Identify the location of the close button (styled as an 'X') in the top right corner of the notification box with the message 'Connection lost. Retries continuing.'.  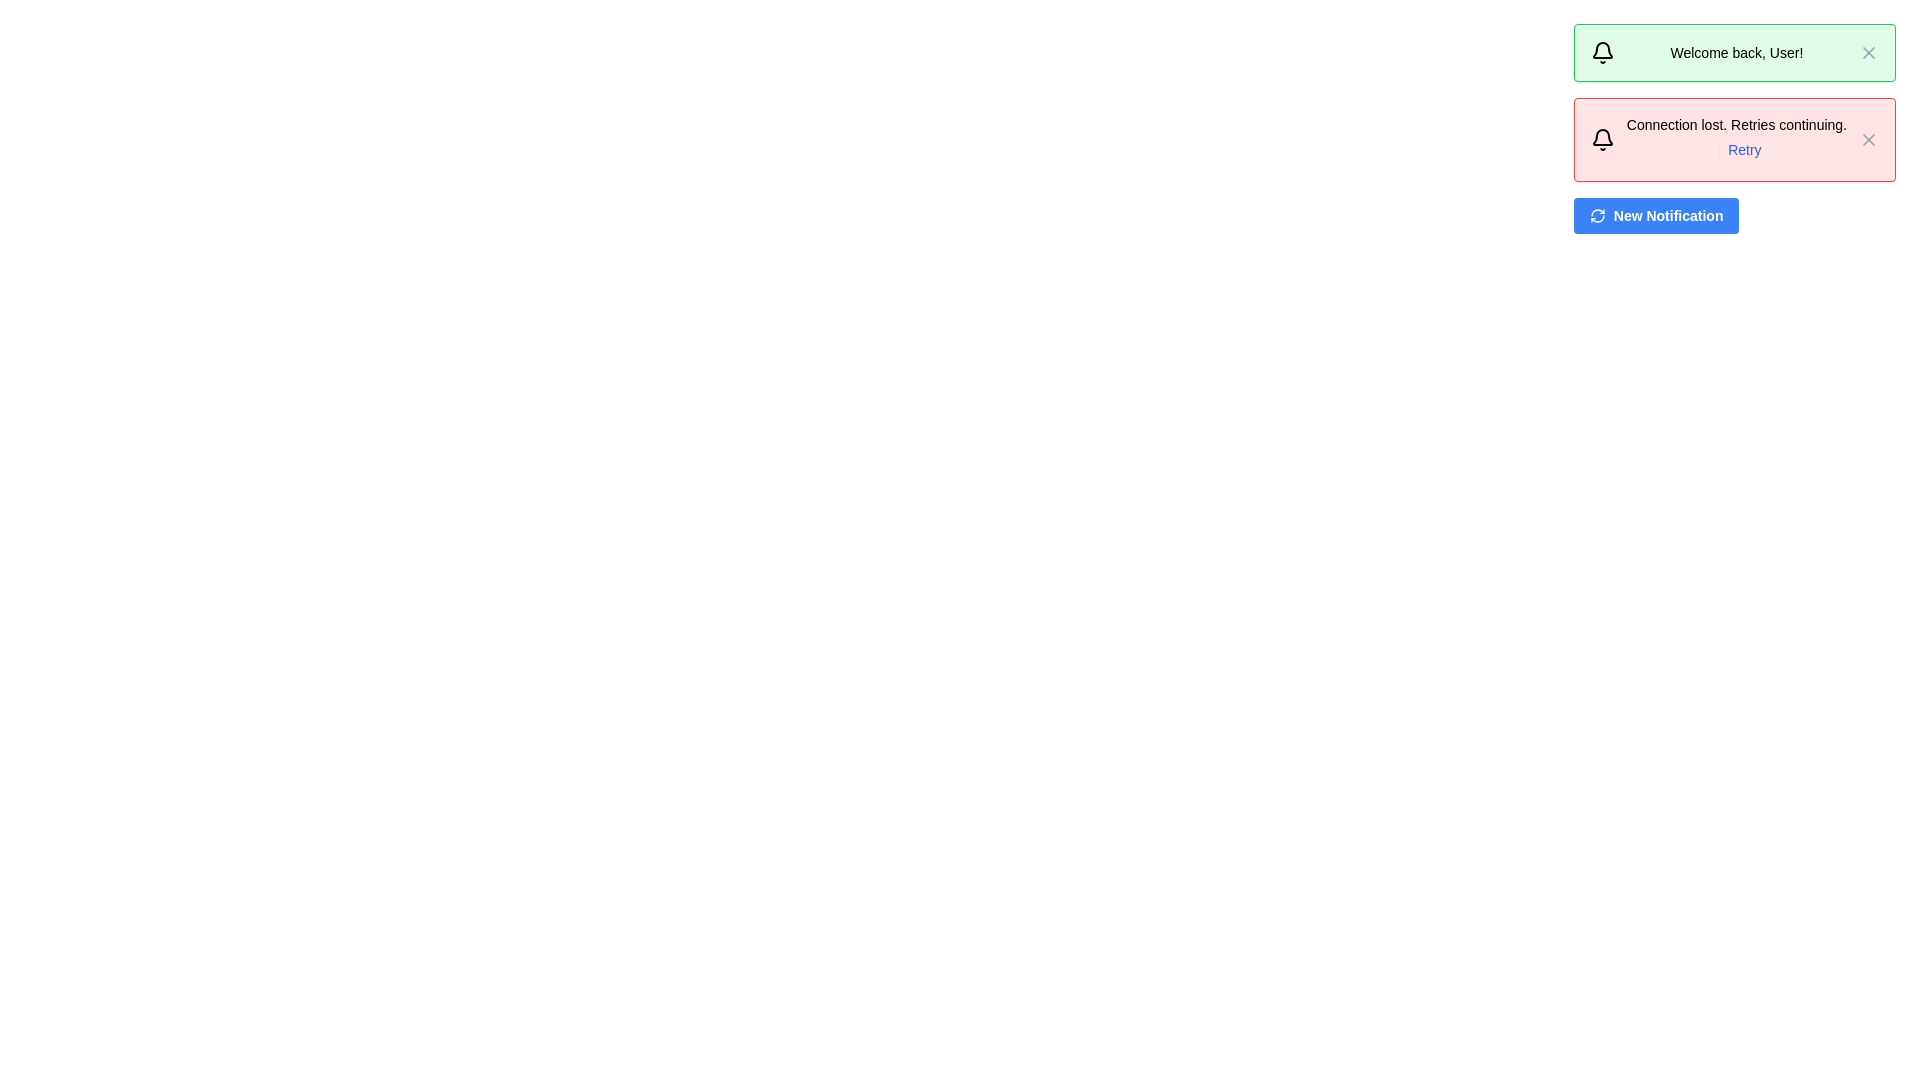
(1867, 138).